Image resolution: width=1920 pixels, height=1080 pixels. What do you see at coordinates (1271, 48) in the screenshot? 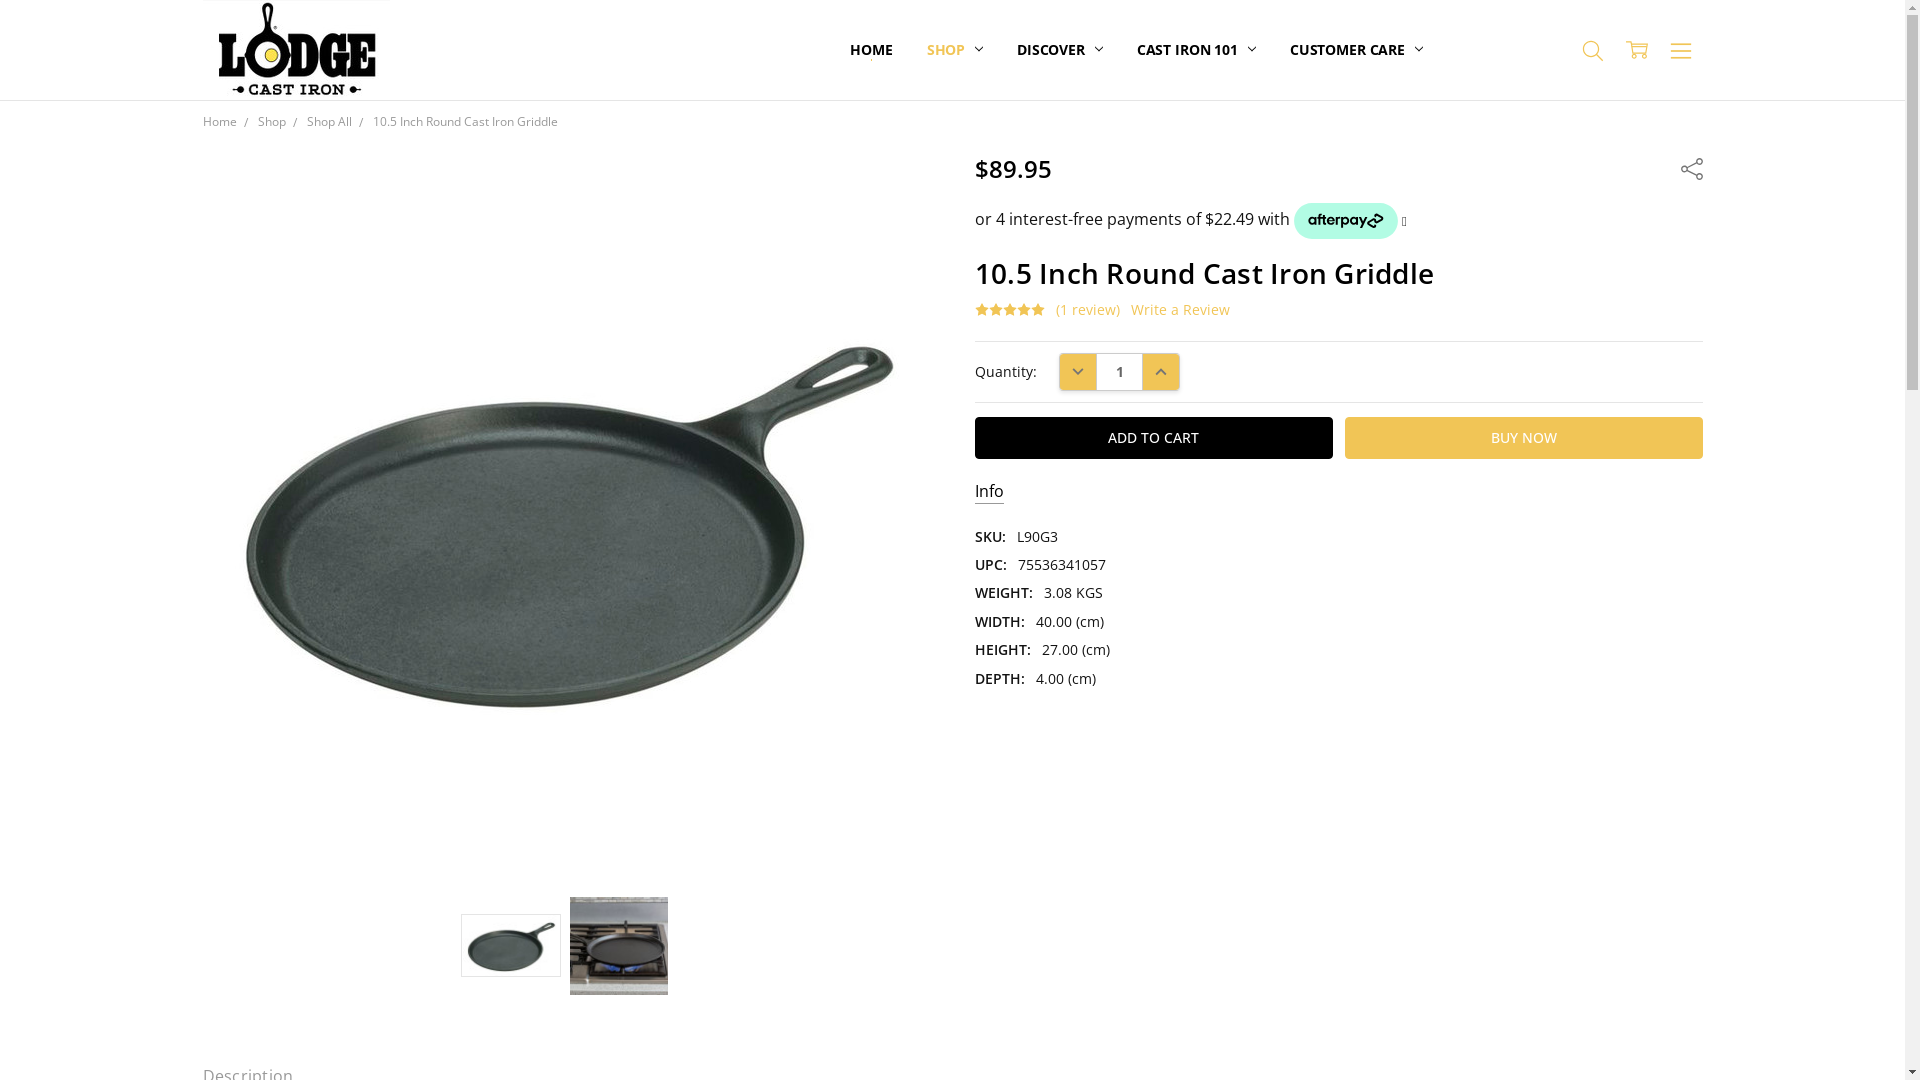
I see `'CUSTOMER CARE'` at bounding box center [1271, 48].